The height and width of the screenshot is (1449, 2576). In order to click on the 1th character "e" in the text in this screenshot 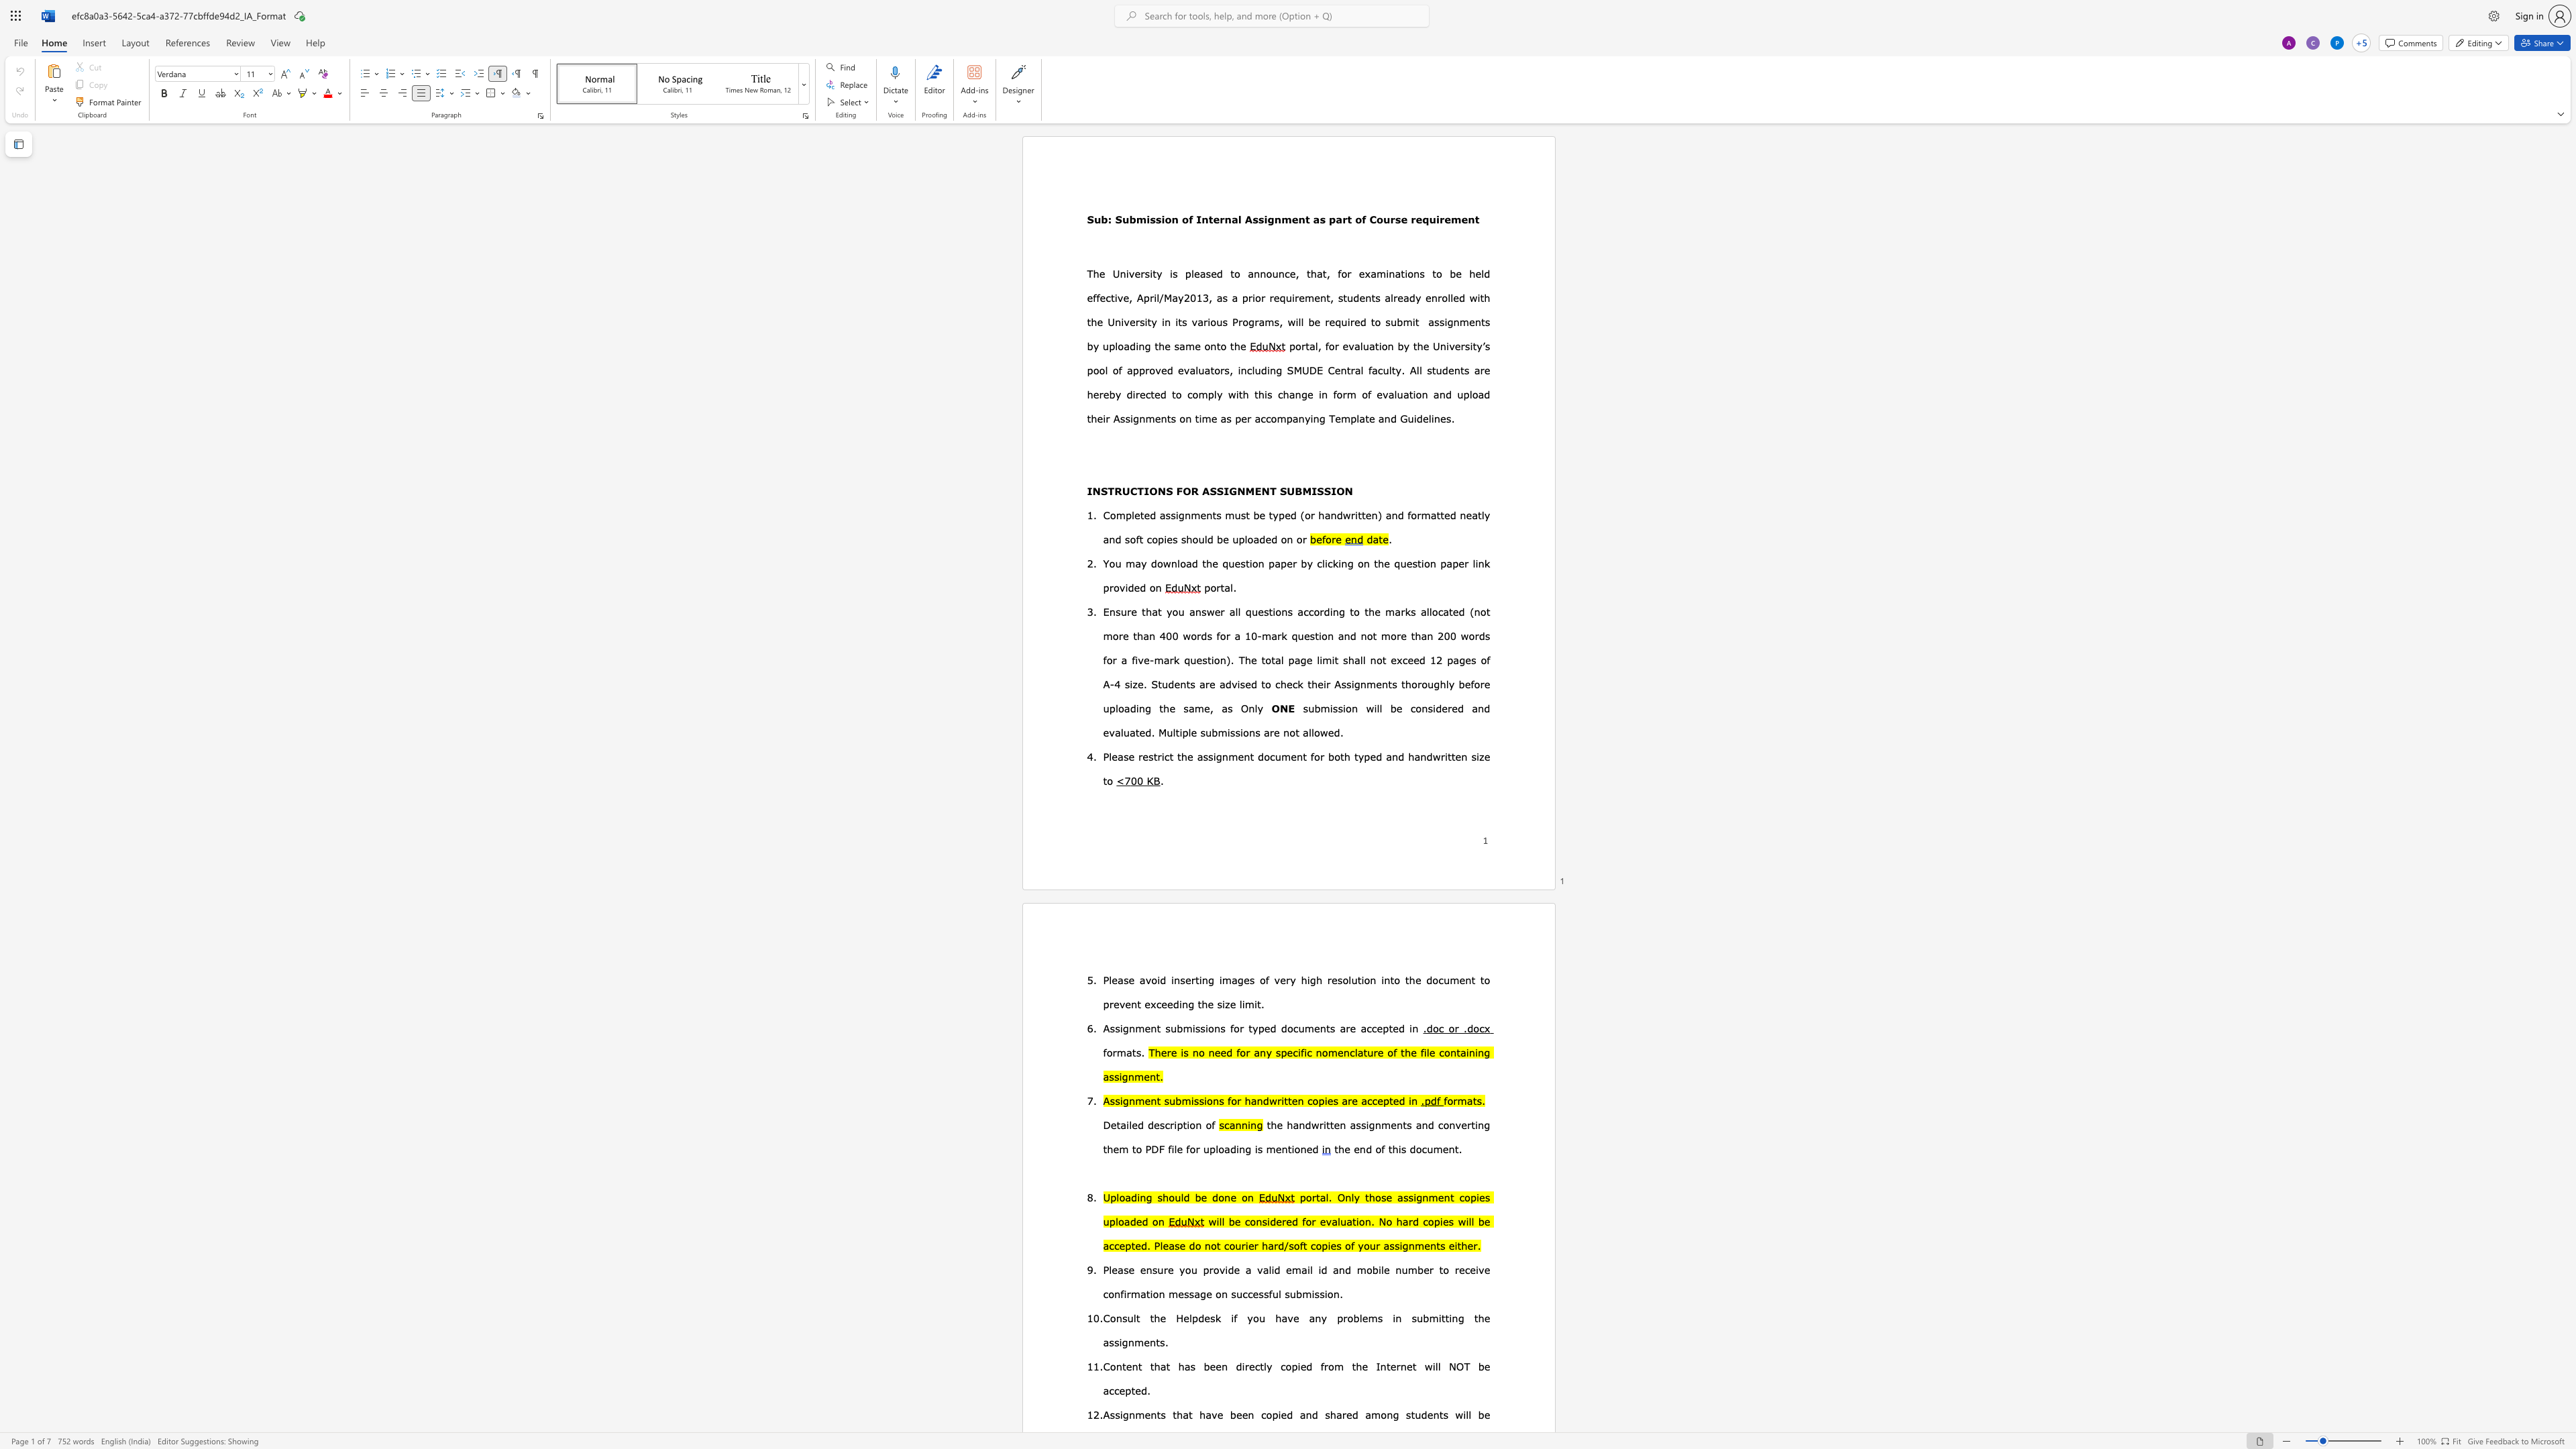, I will do `click(1316, 320)`.